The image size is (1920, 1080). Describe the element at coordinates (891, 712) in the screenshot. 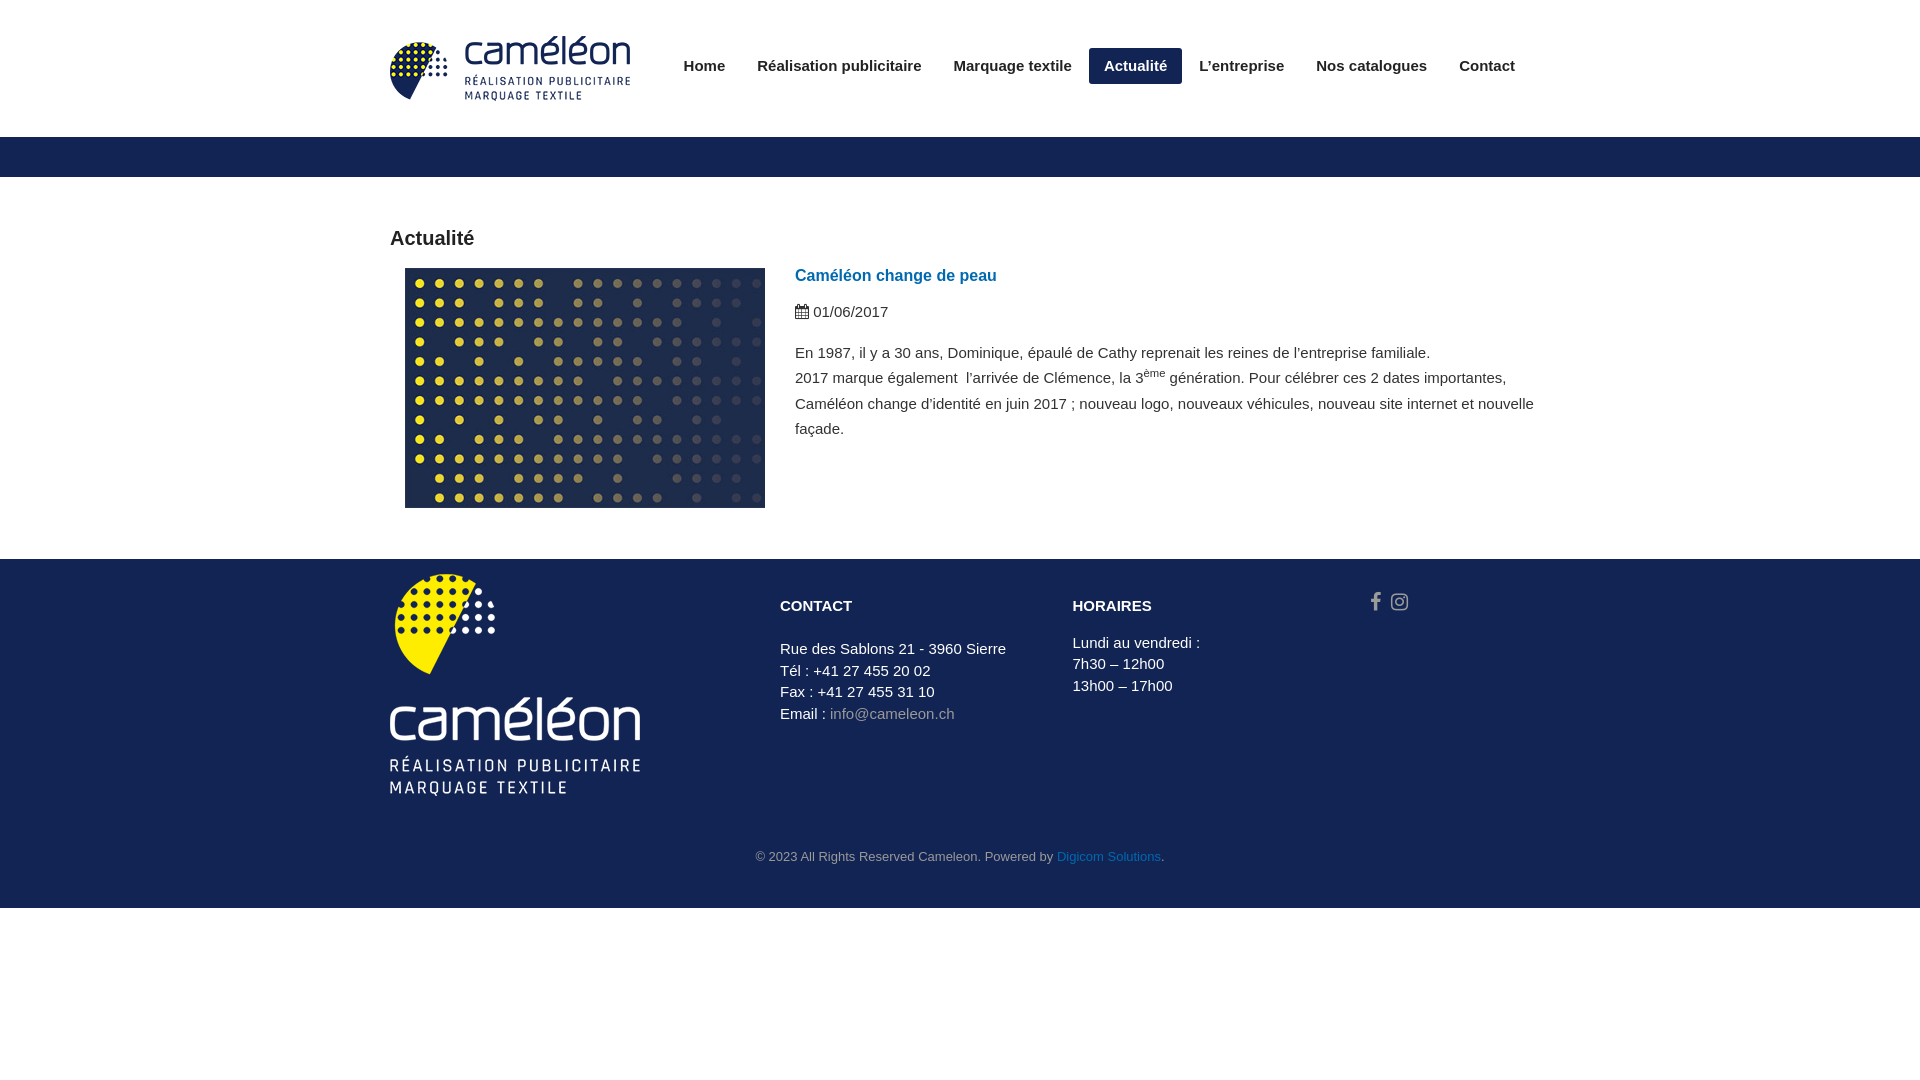

I see `'info@cameleon.ch'` at that location.